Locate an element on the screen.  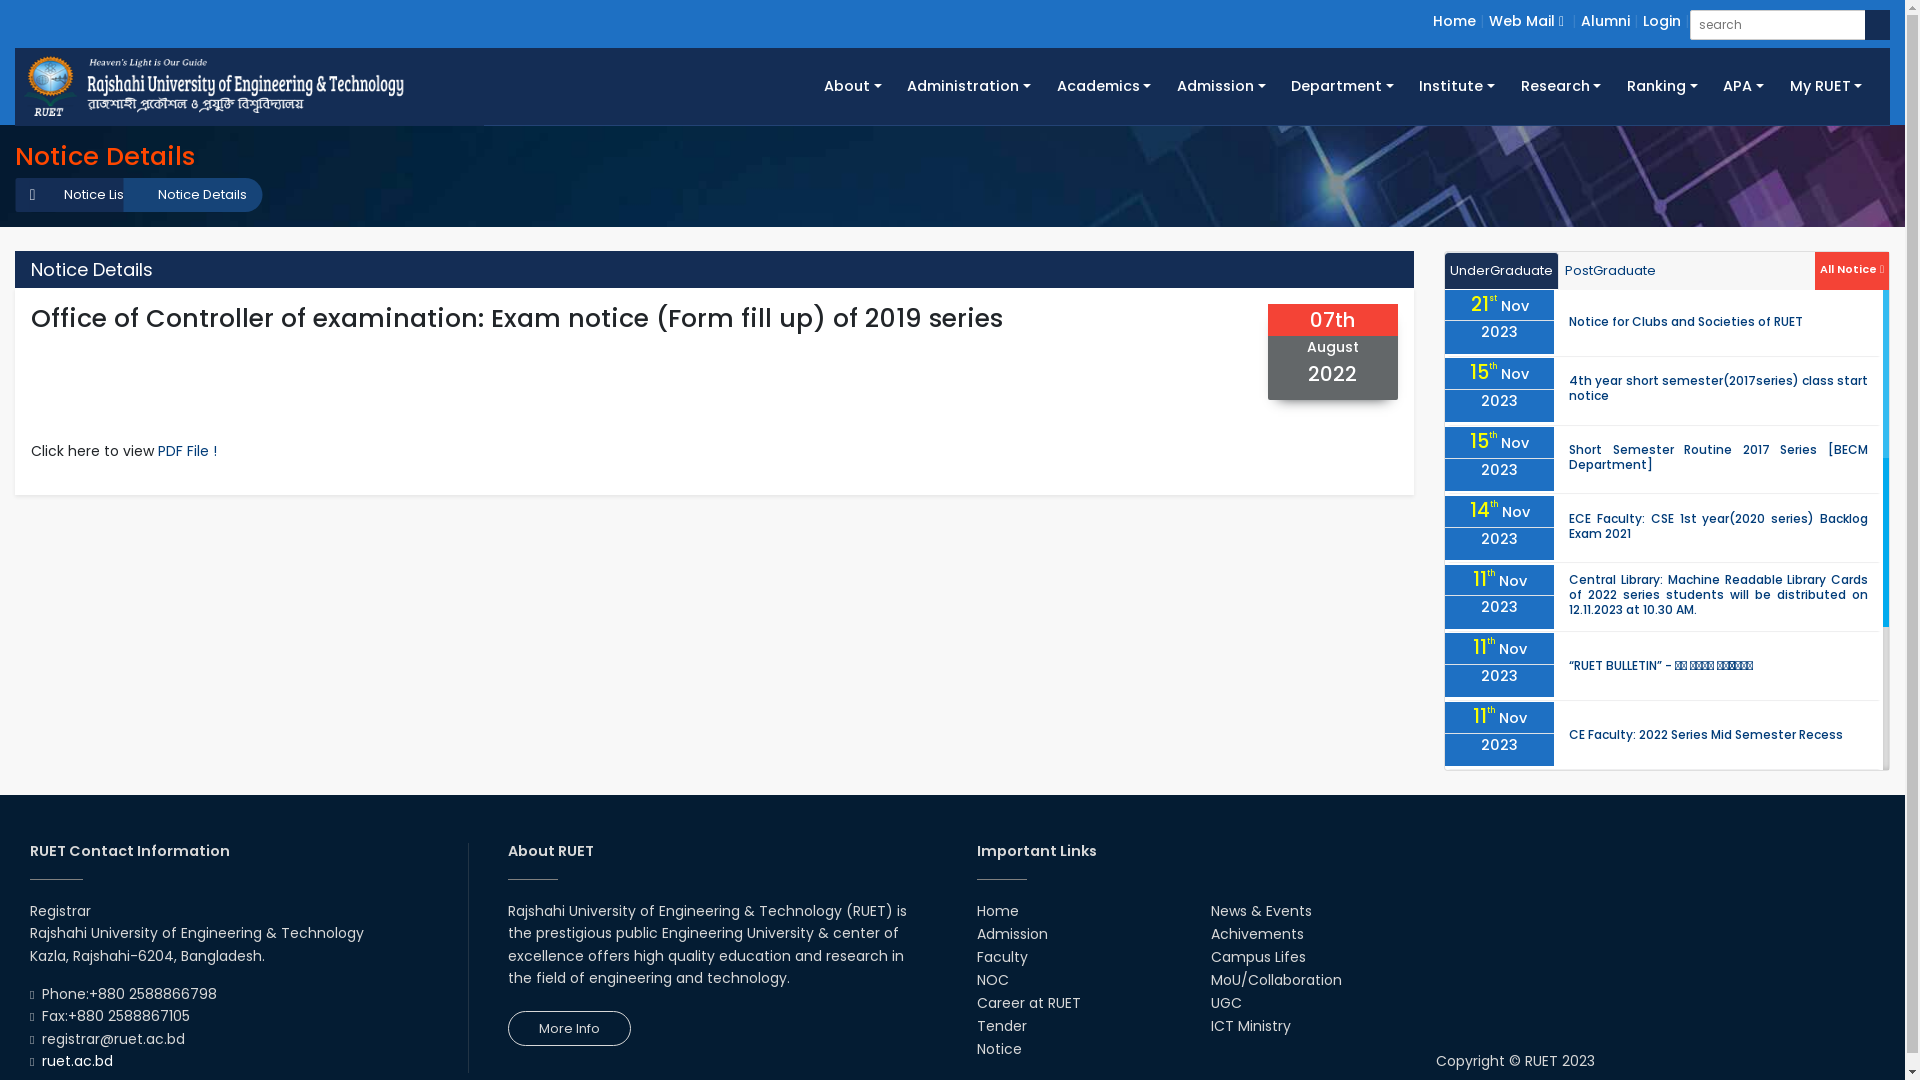
'MoU/Collaboration' is located at coordinates (1275, 978).